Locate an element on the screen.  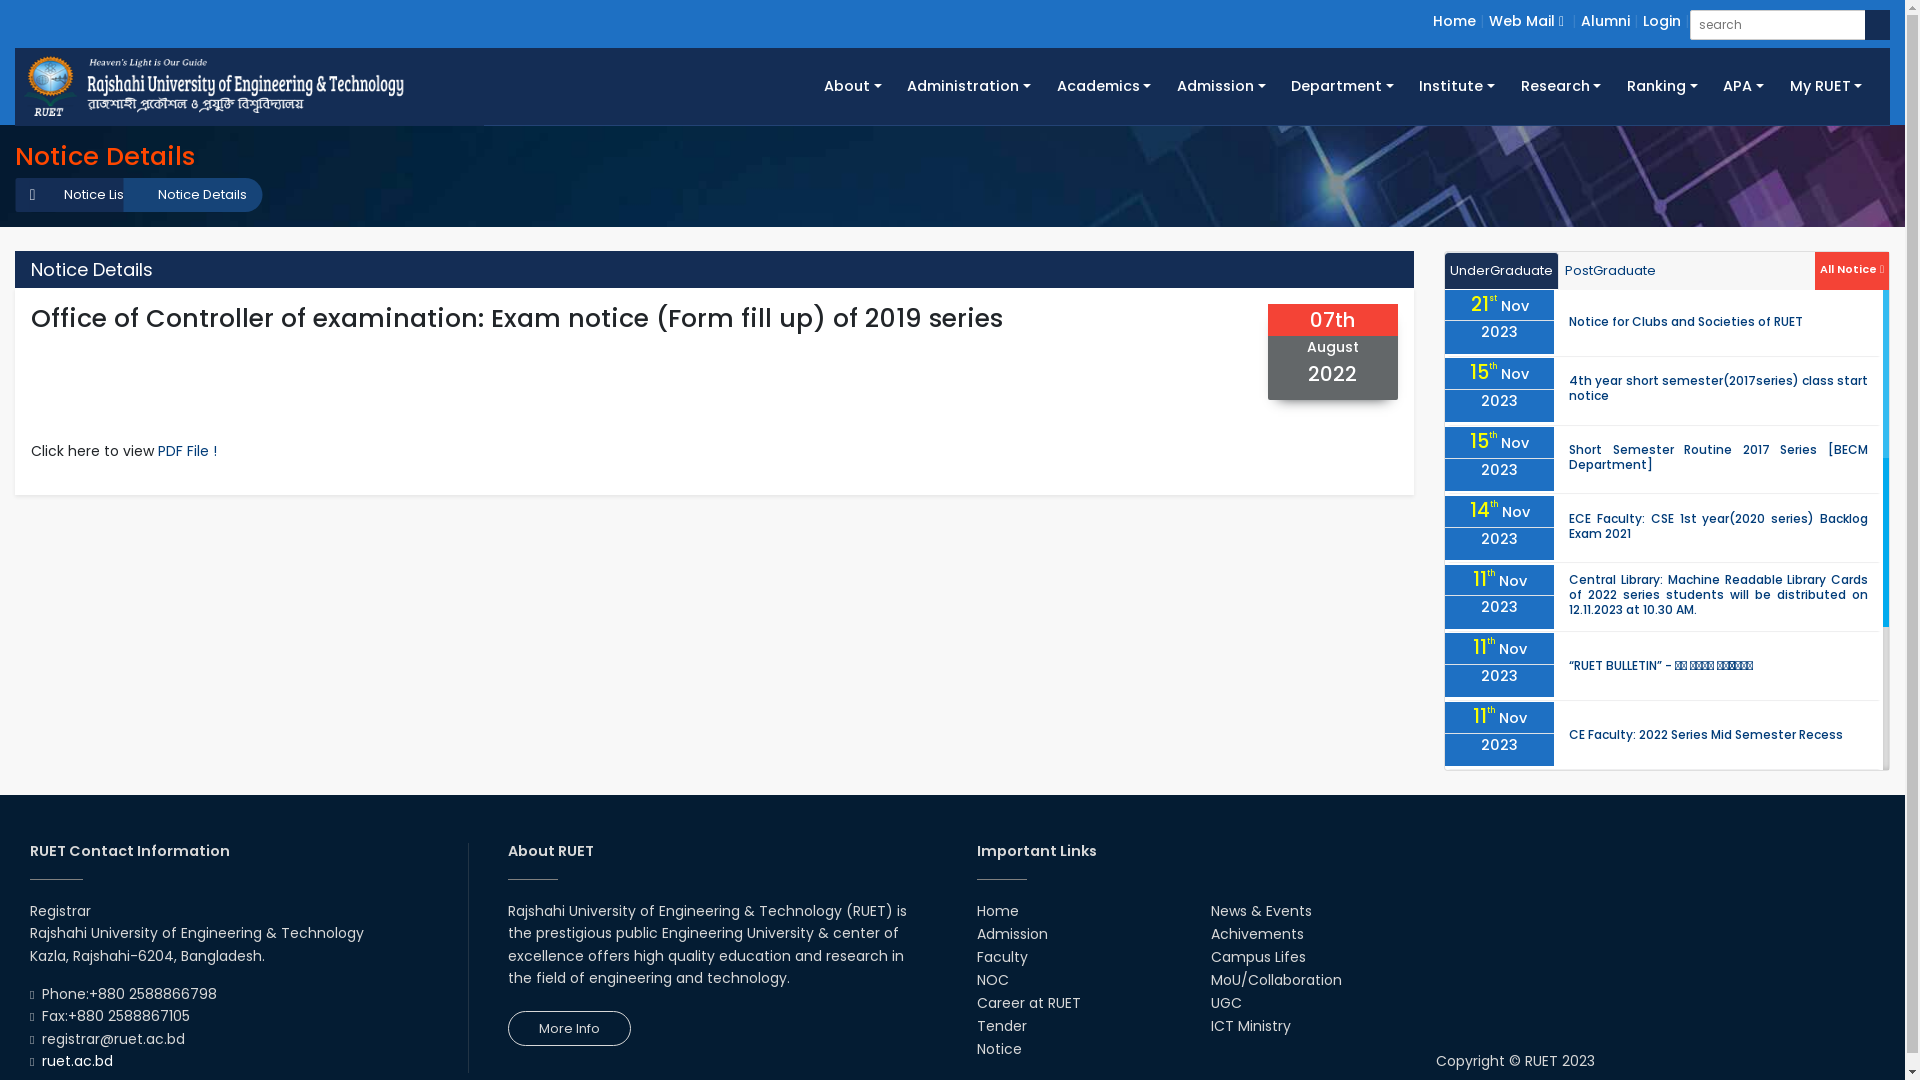
'MoU/Collaboration' is located at coordinates (1275, 978).